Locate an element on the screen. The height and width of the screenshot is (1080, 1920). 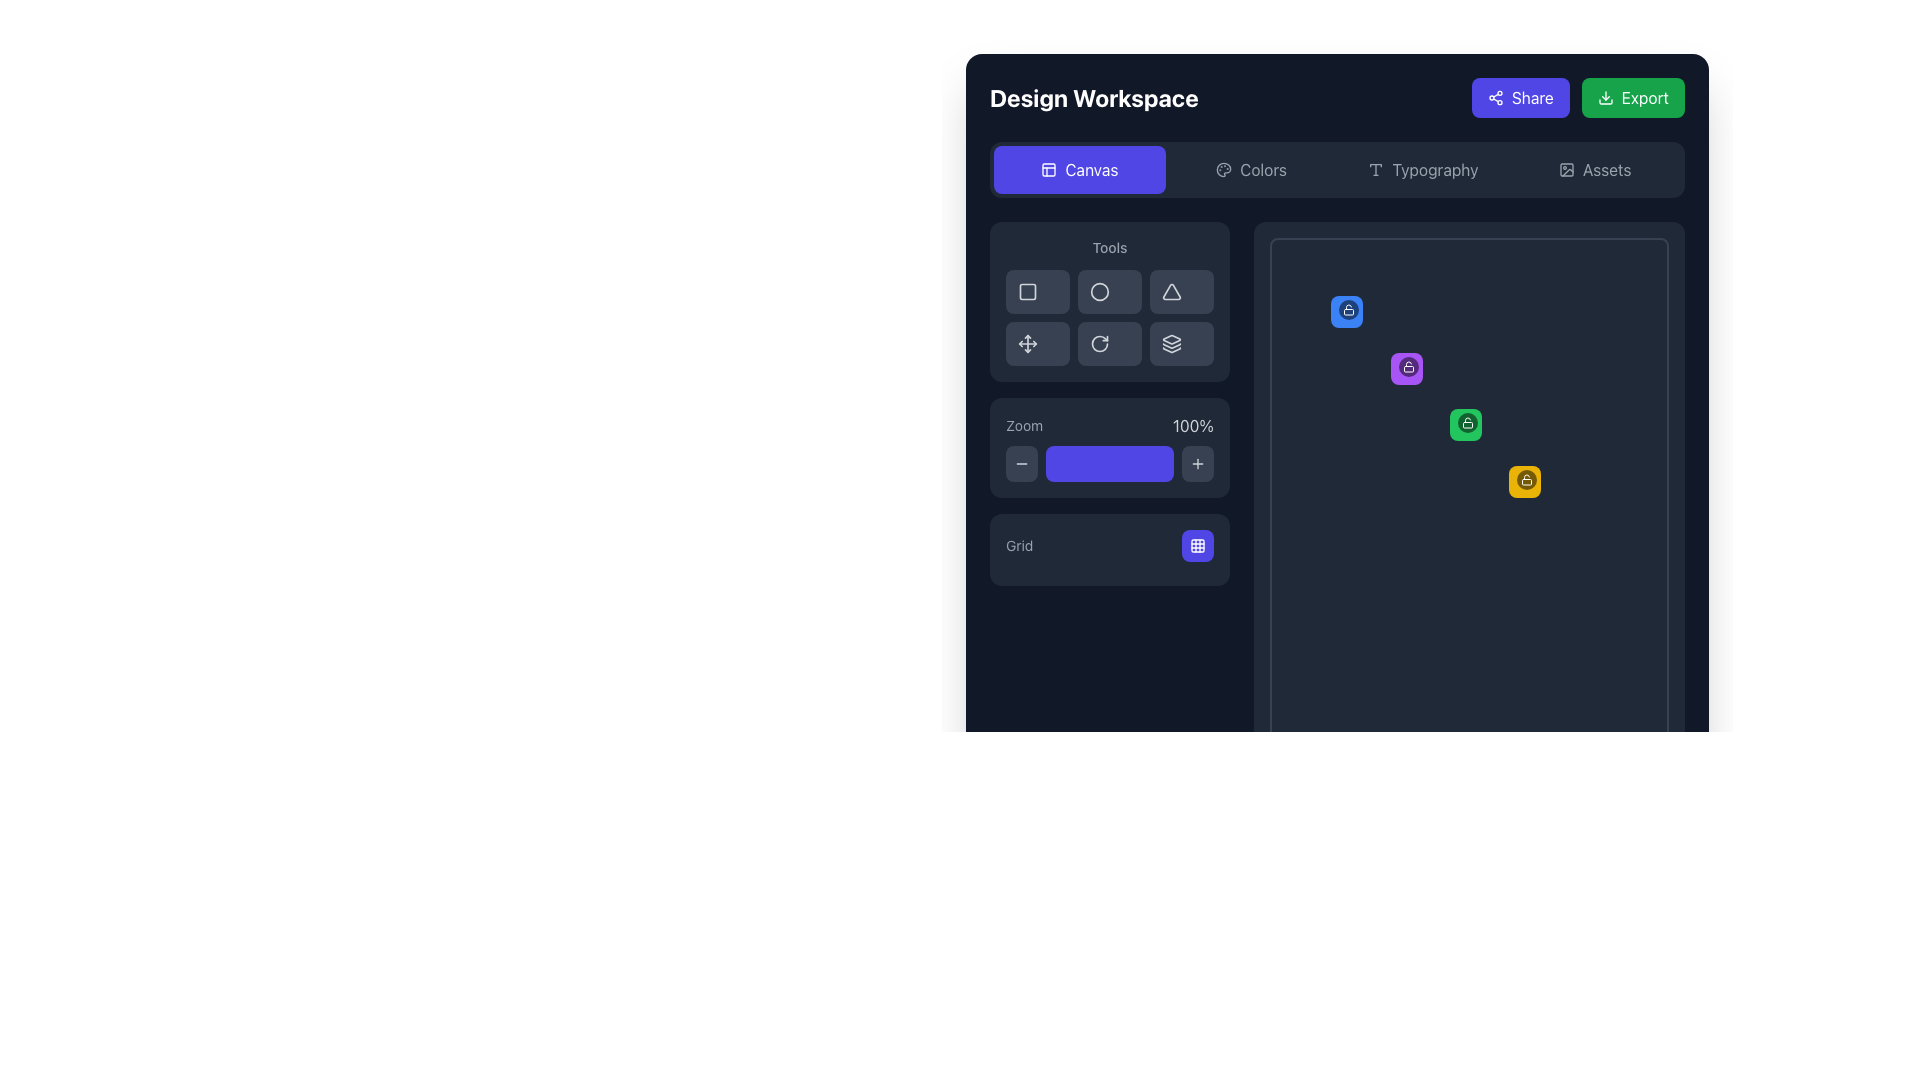
the 'share' button located in the top-right corner of the interface, adjacent to the 'Export' button, to share content from the current workspace is located at coordinates (1520, 97).